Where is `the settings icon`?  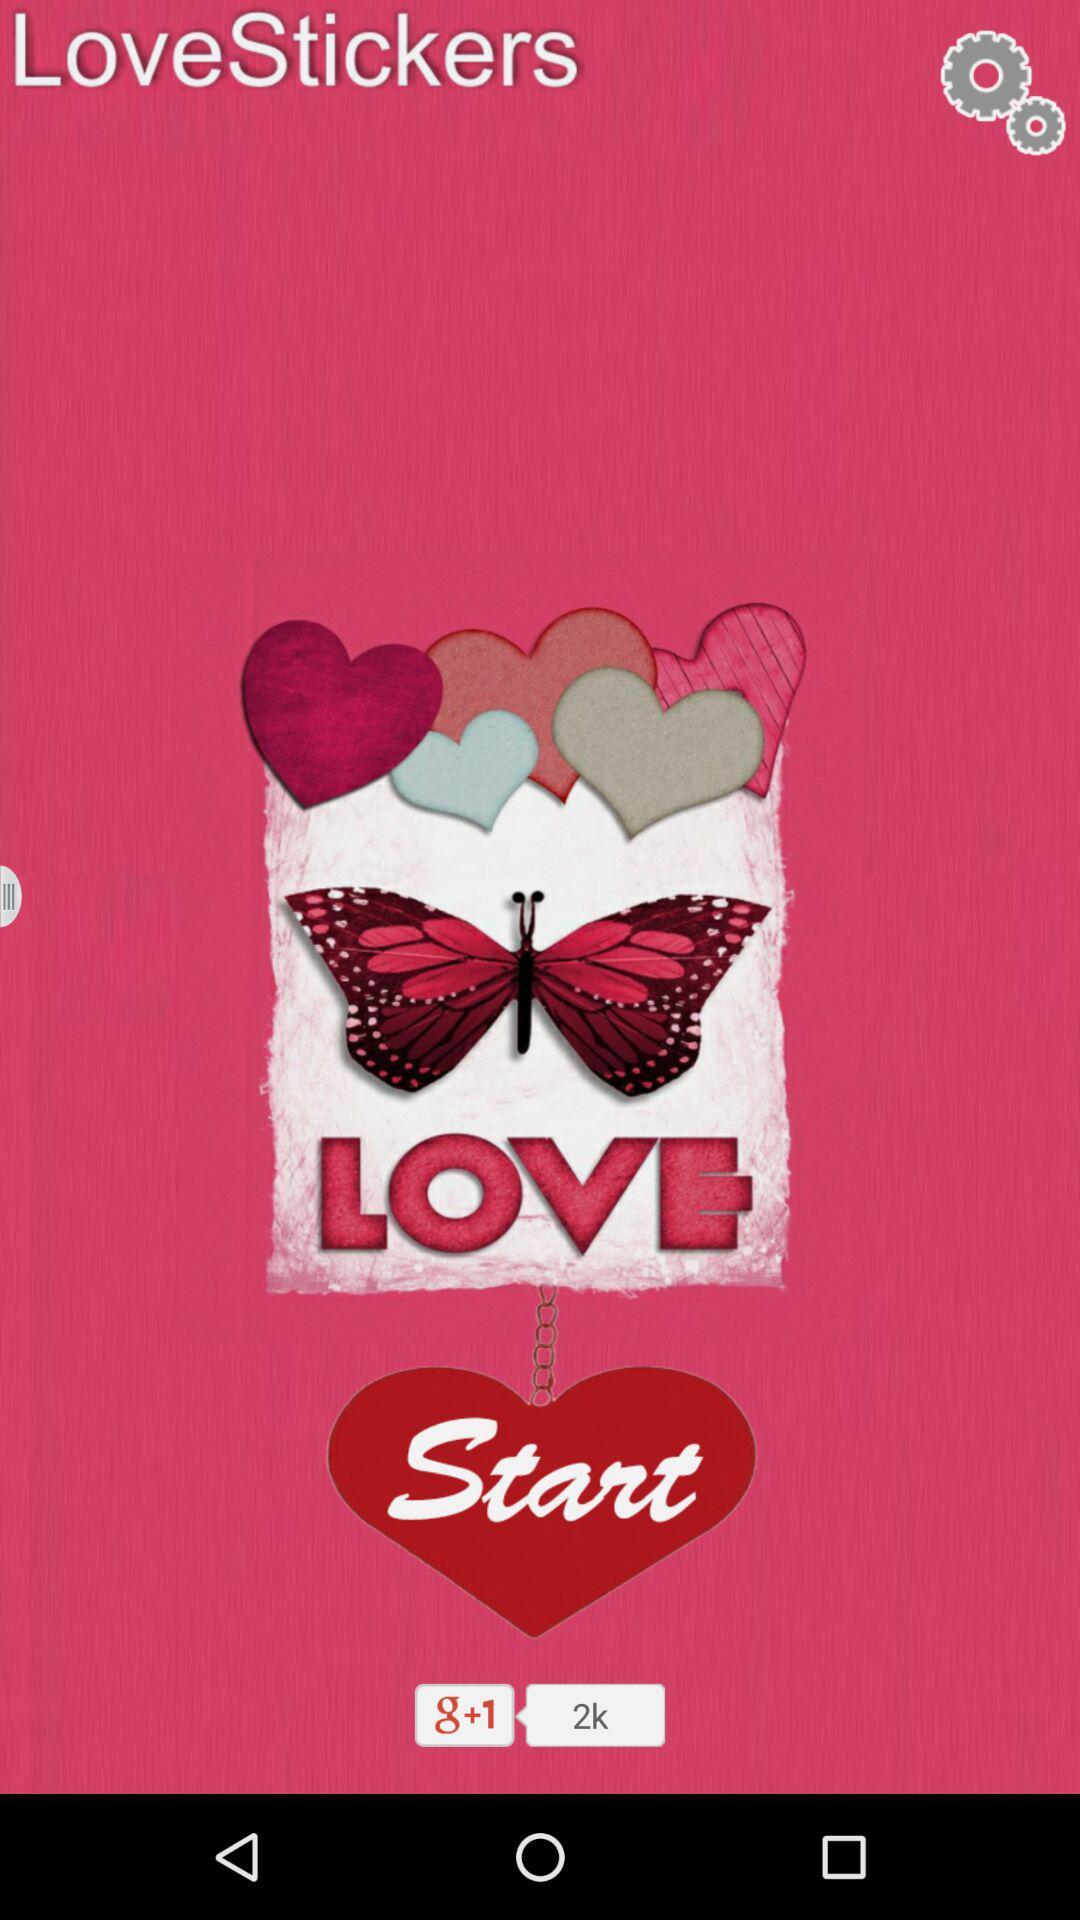 the settings icon is located at coordinates (1001, 97).